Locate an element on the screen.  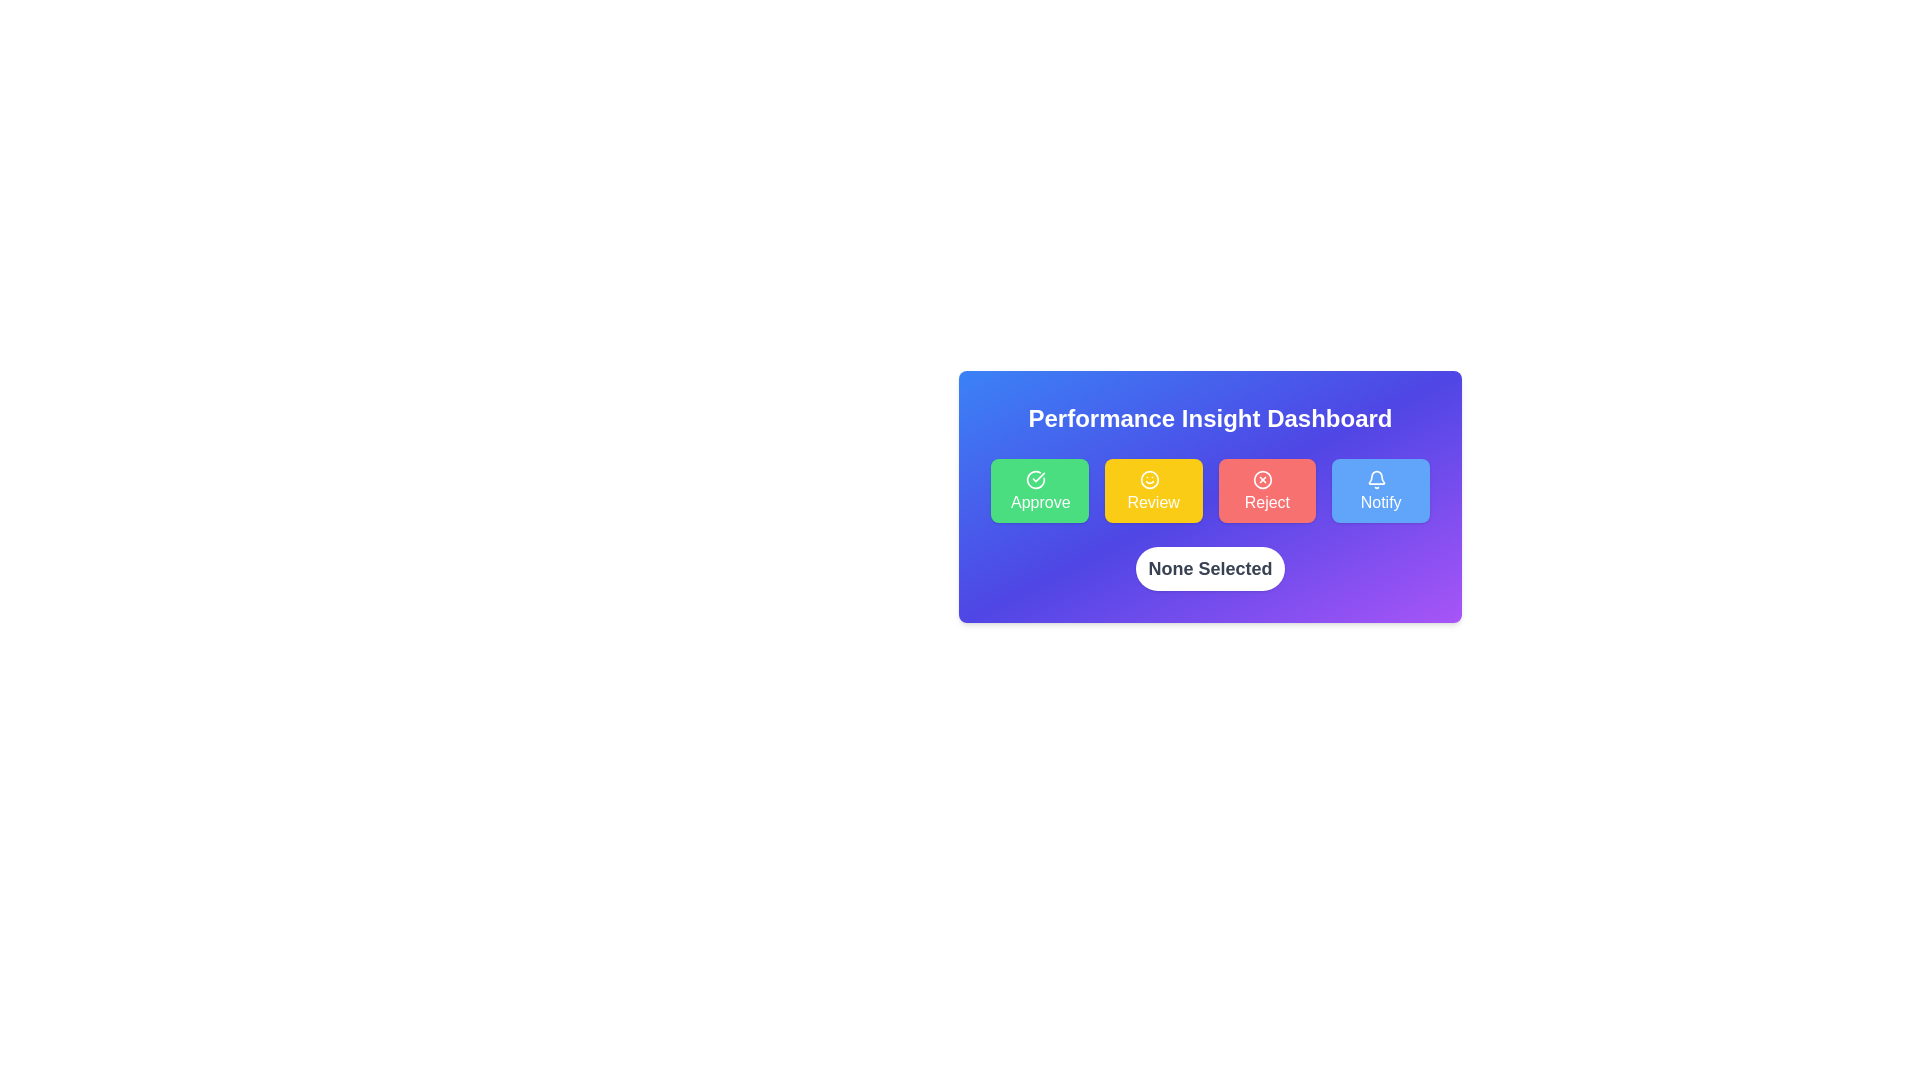
the notification icon located inside the blue 'Notify' button, which is the fourth button from the left in a row of four buttons at the bottom of the interface is located at coordinates (1376, 479).